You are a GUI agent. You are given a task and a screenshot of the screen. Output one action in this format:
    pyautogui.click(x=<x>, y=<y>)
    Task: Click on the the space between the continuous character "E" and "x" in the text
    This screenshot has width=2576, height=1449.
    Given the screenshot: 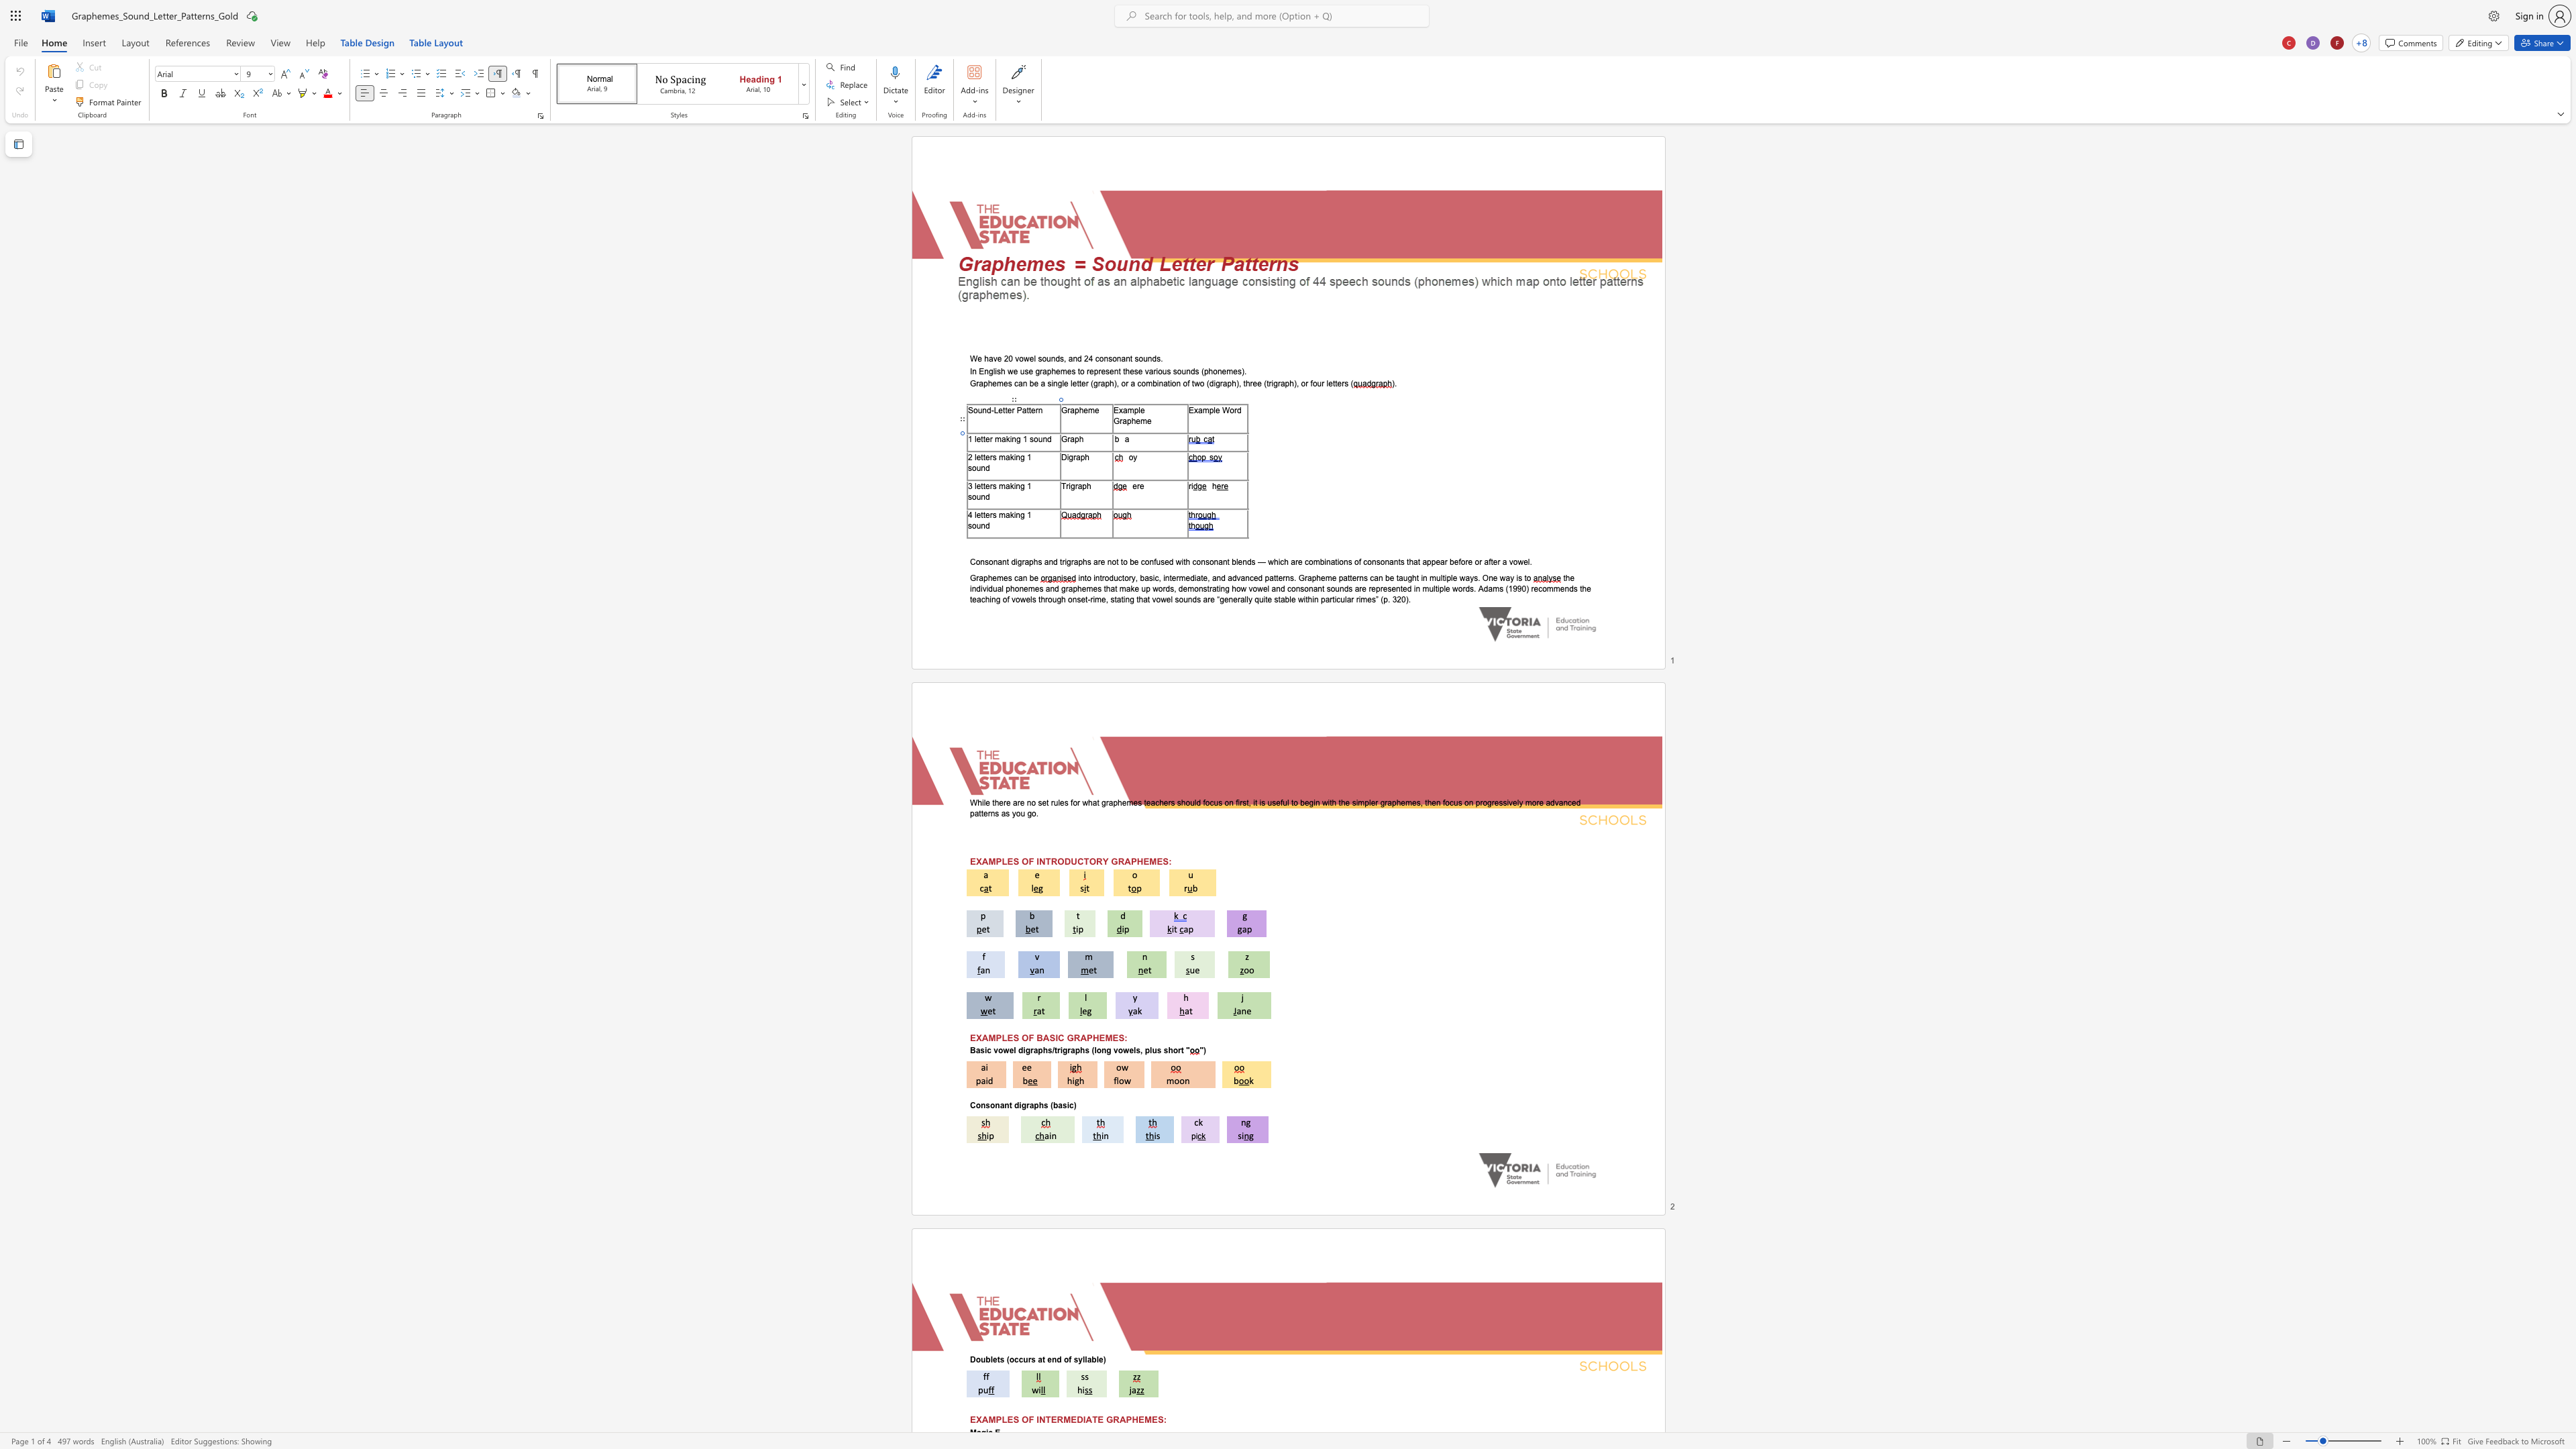 What is the action you would take?
    pyautogui.click(x=1193, y=409)
    